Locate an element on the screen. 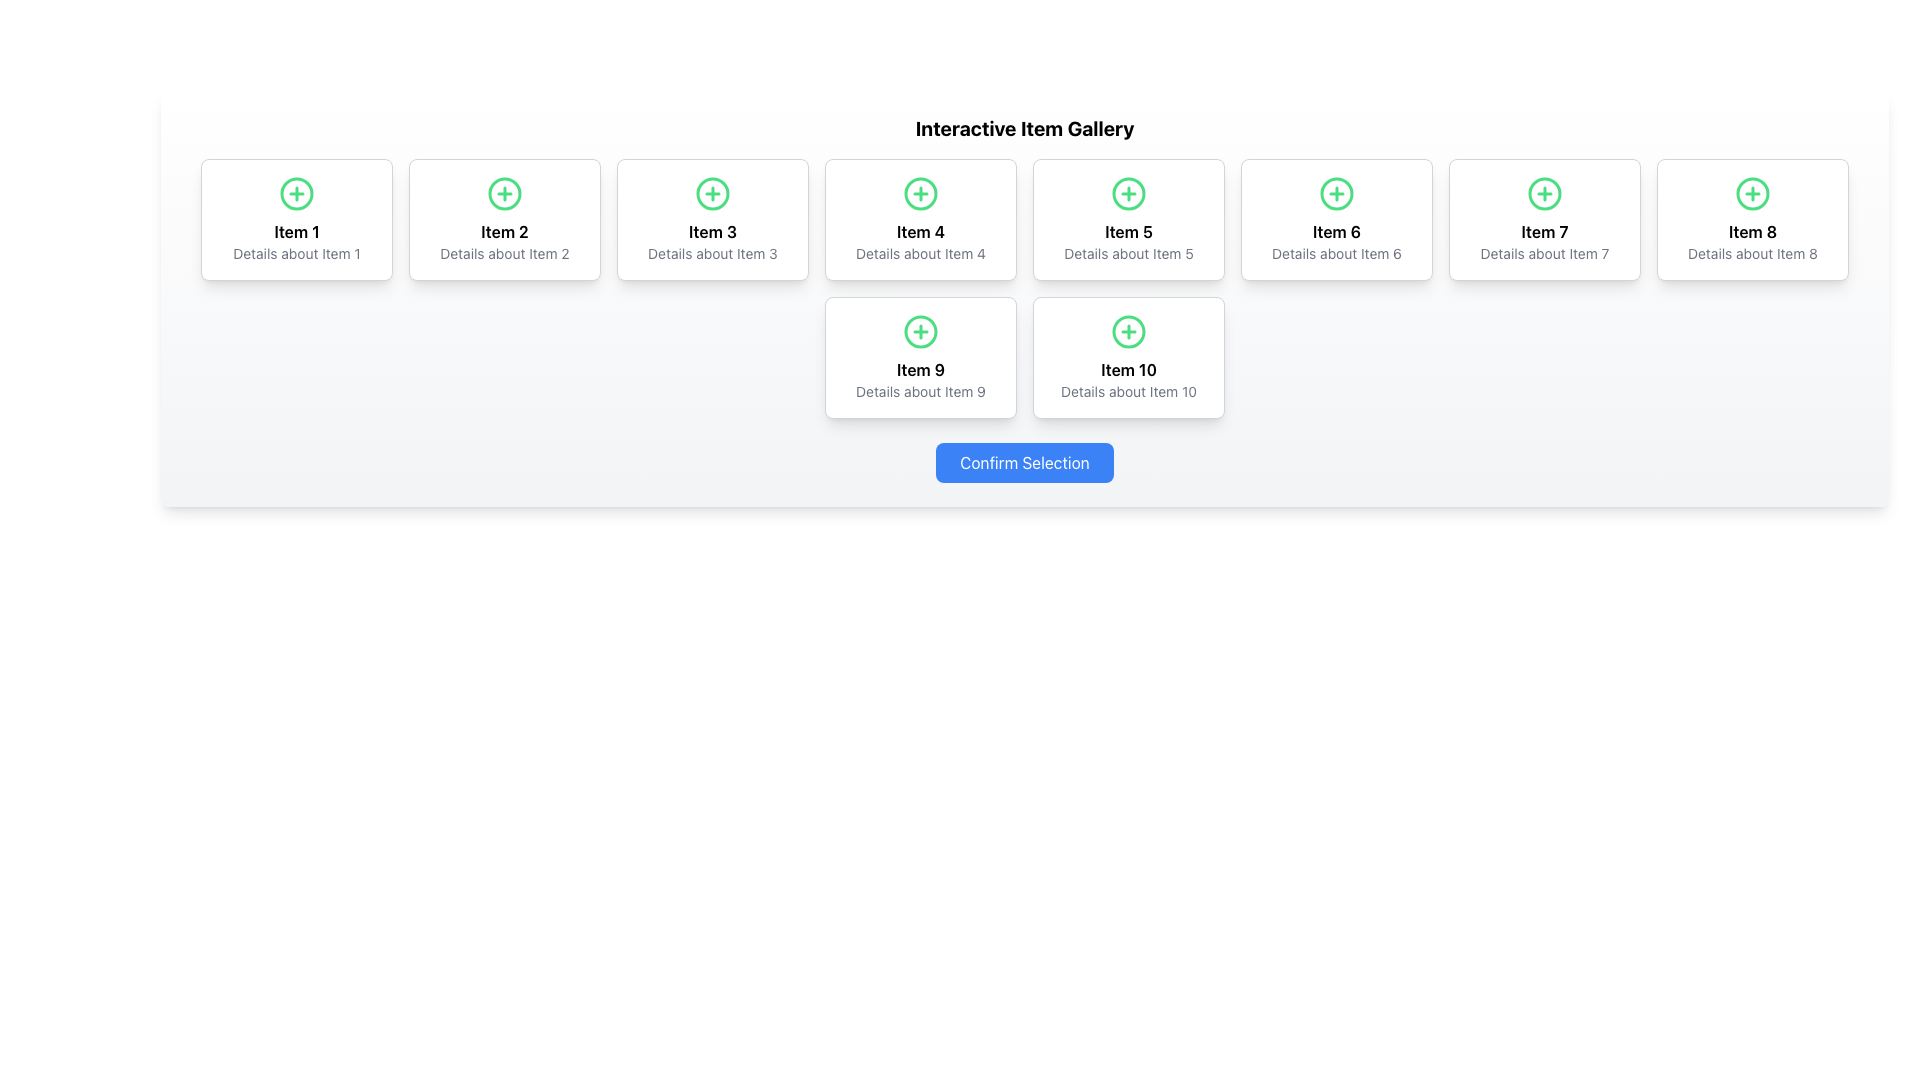 The height and width of the screenshot is (1080, 1920). the circular border of the plus icon in the seventh item of the multi-item gallery is located at coordinates (1544, 193).